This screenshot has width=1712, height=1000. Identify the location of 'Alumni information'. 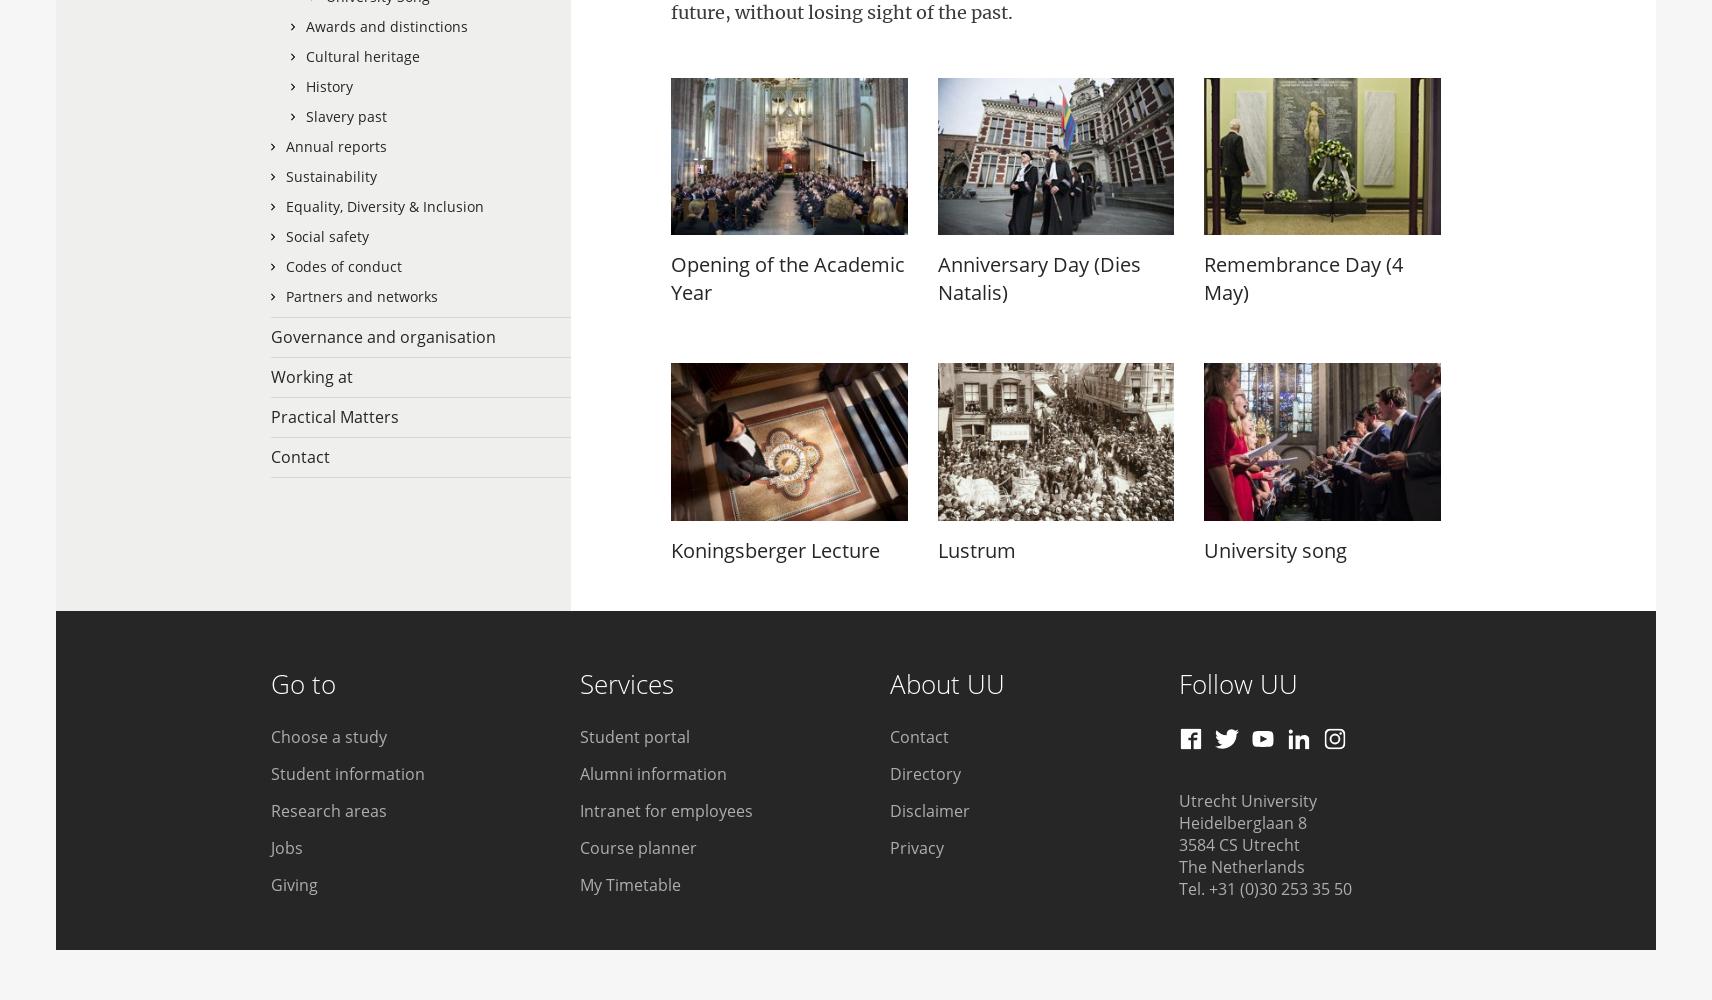
(653, 774).